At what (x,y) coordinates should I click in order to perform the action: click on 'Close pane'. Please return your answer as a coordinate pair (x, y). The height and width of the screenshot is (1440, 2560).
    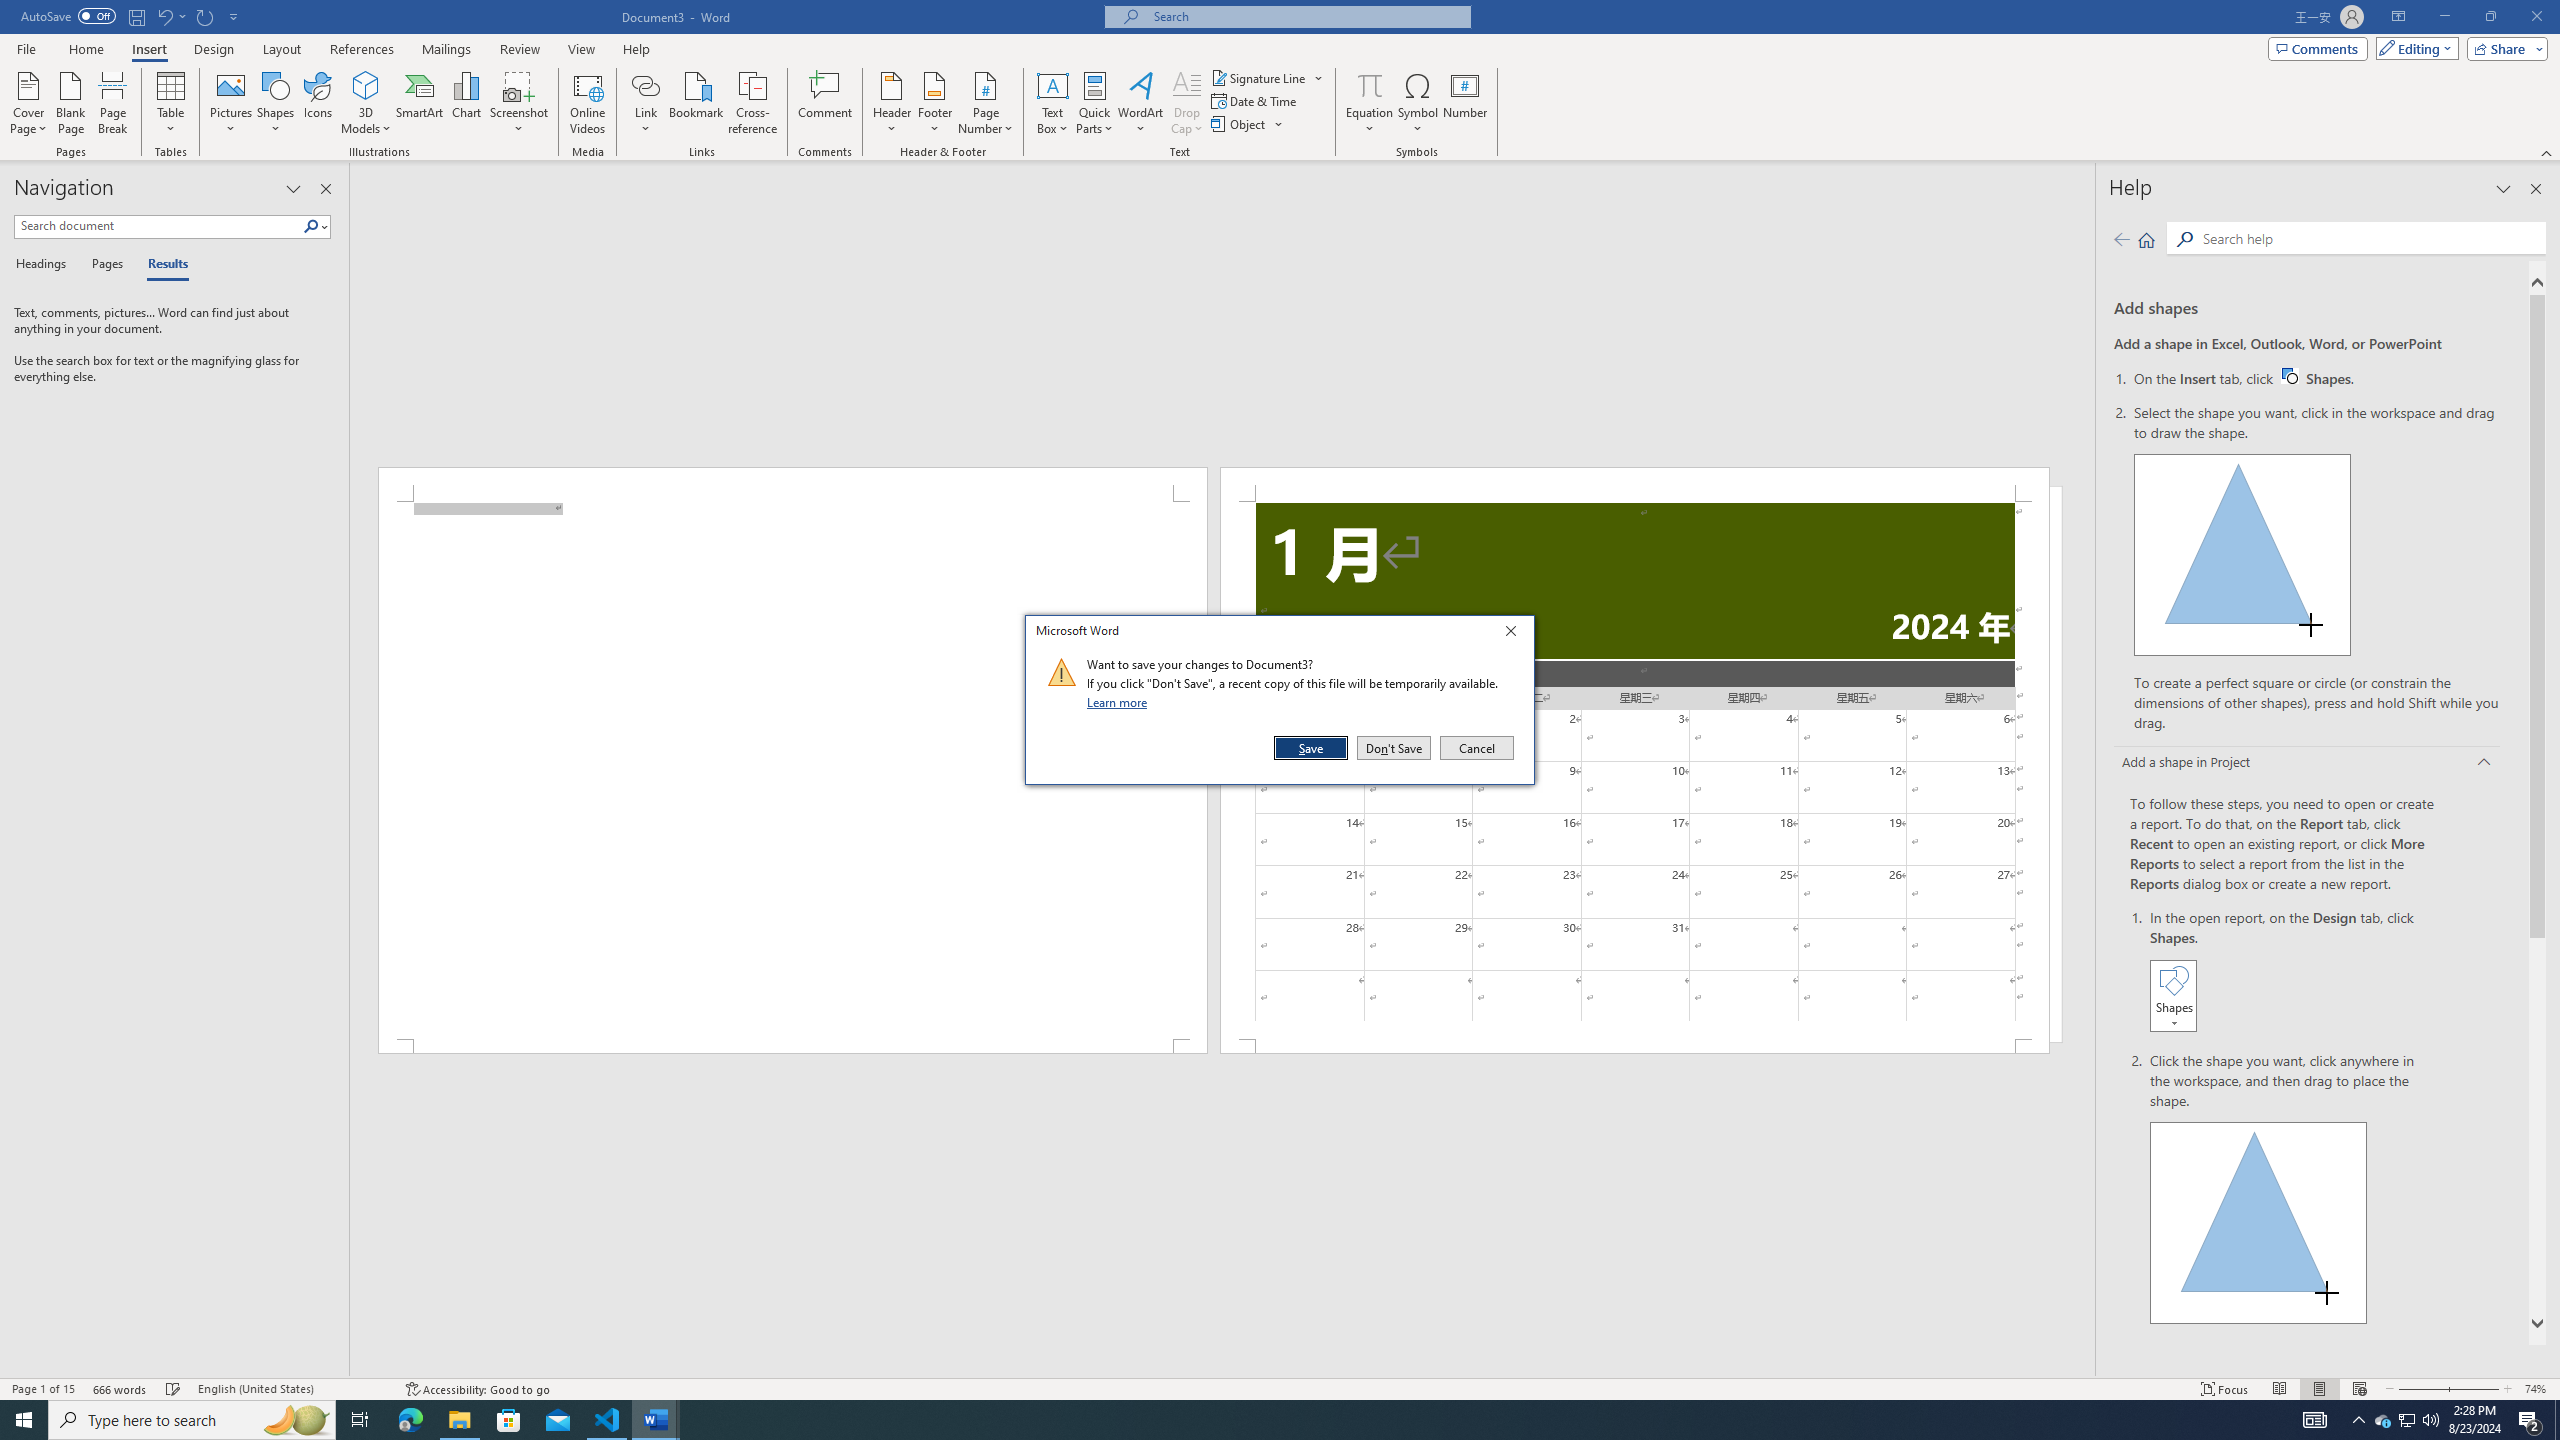
    Looking at the image, I should click on (326, 188).